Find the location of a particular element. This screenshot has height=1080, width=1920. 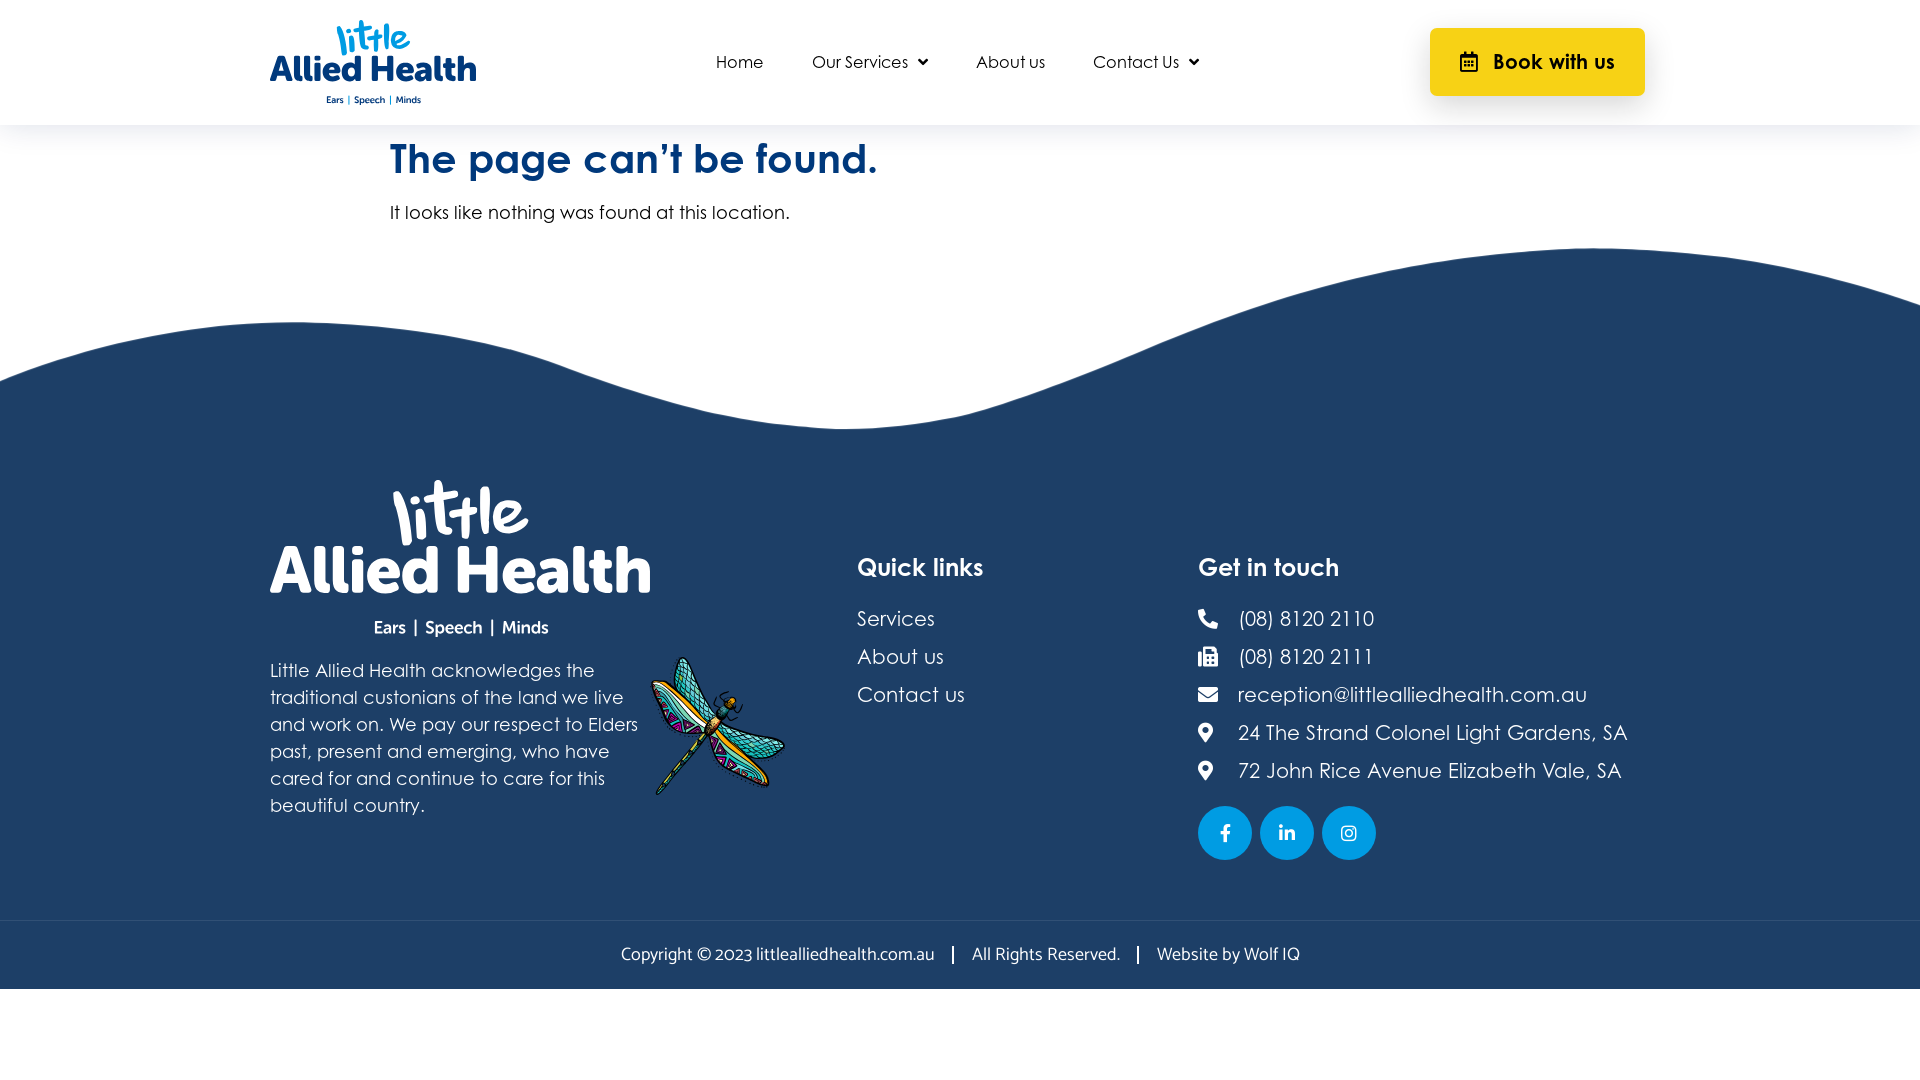

'24 The Strand Colonel Light Gardens, SA' is located at coordinates (1420, 732).